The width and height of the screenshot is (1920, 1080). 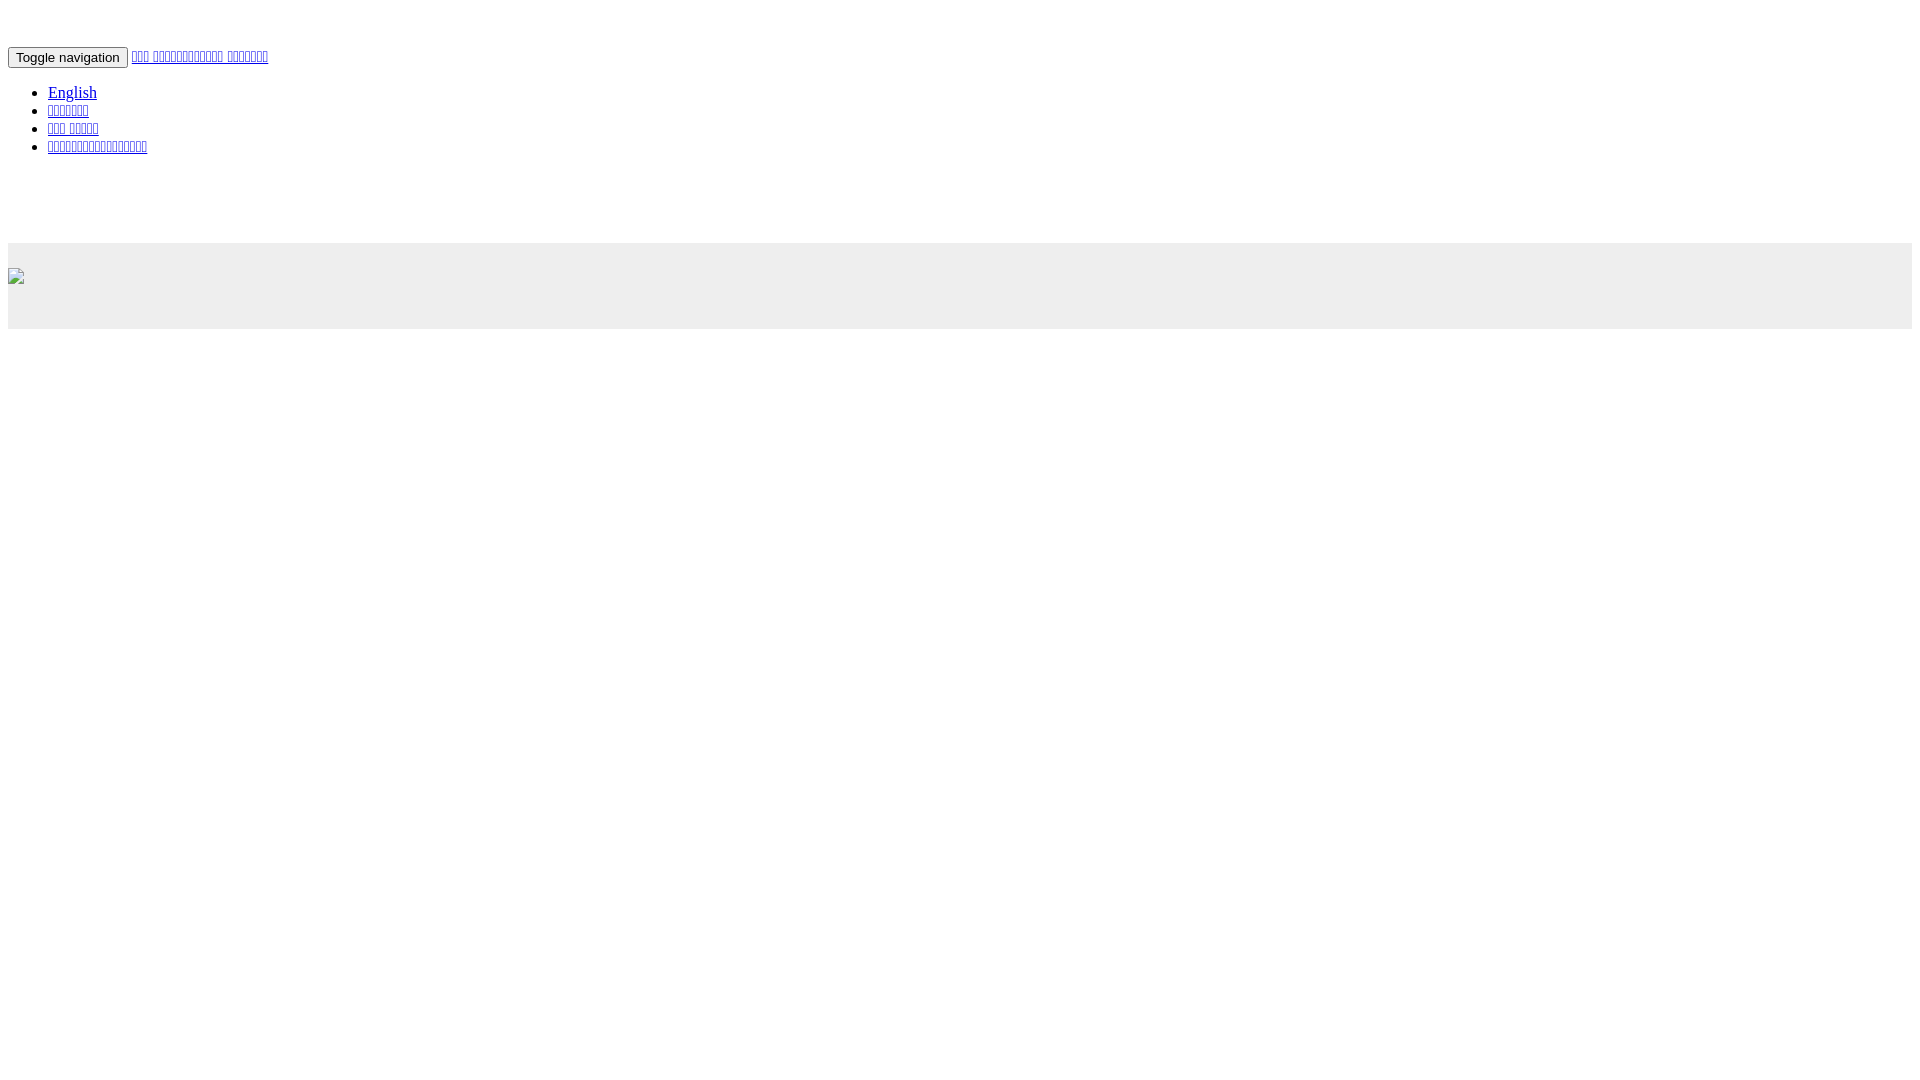 I want to click on 'Toggle navigation', so click(x=67, y=56).